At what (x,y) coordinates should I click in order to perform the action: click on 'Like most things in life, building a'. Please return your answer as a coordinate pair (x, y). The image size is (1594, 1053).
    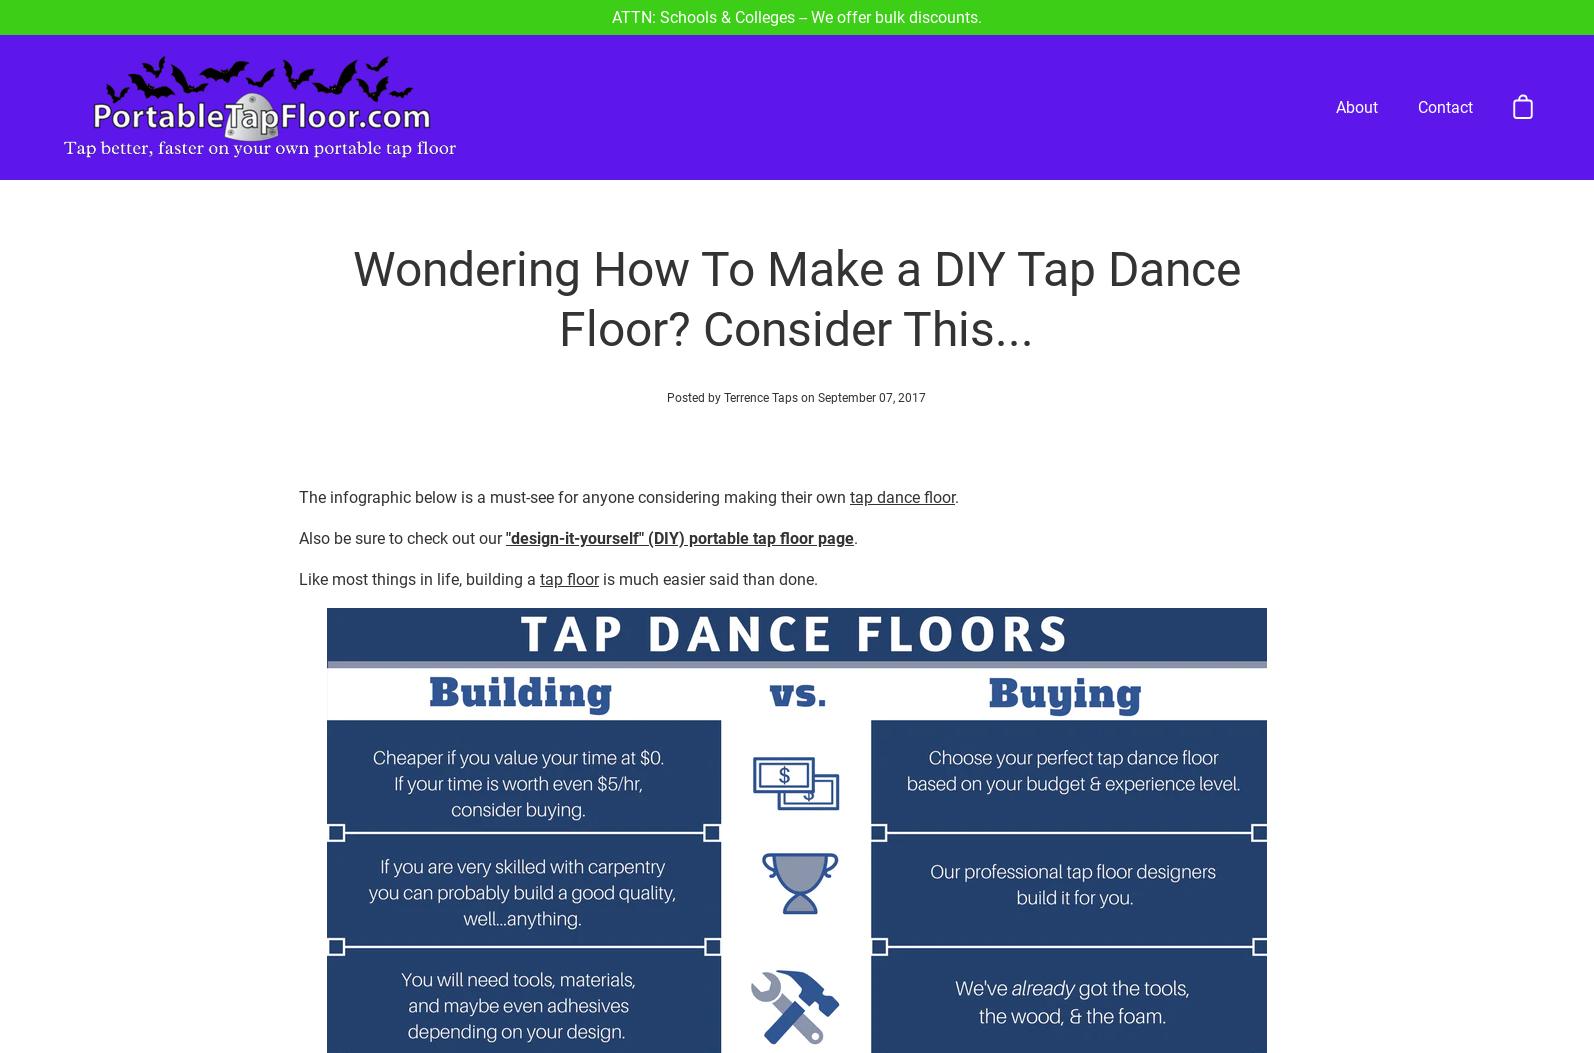
    Looking at the image, I should click on (417, 505).